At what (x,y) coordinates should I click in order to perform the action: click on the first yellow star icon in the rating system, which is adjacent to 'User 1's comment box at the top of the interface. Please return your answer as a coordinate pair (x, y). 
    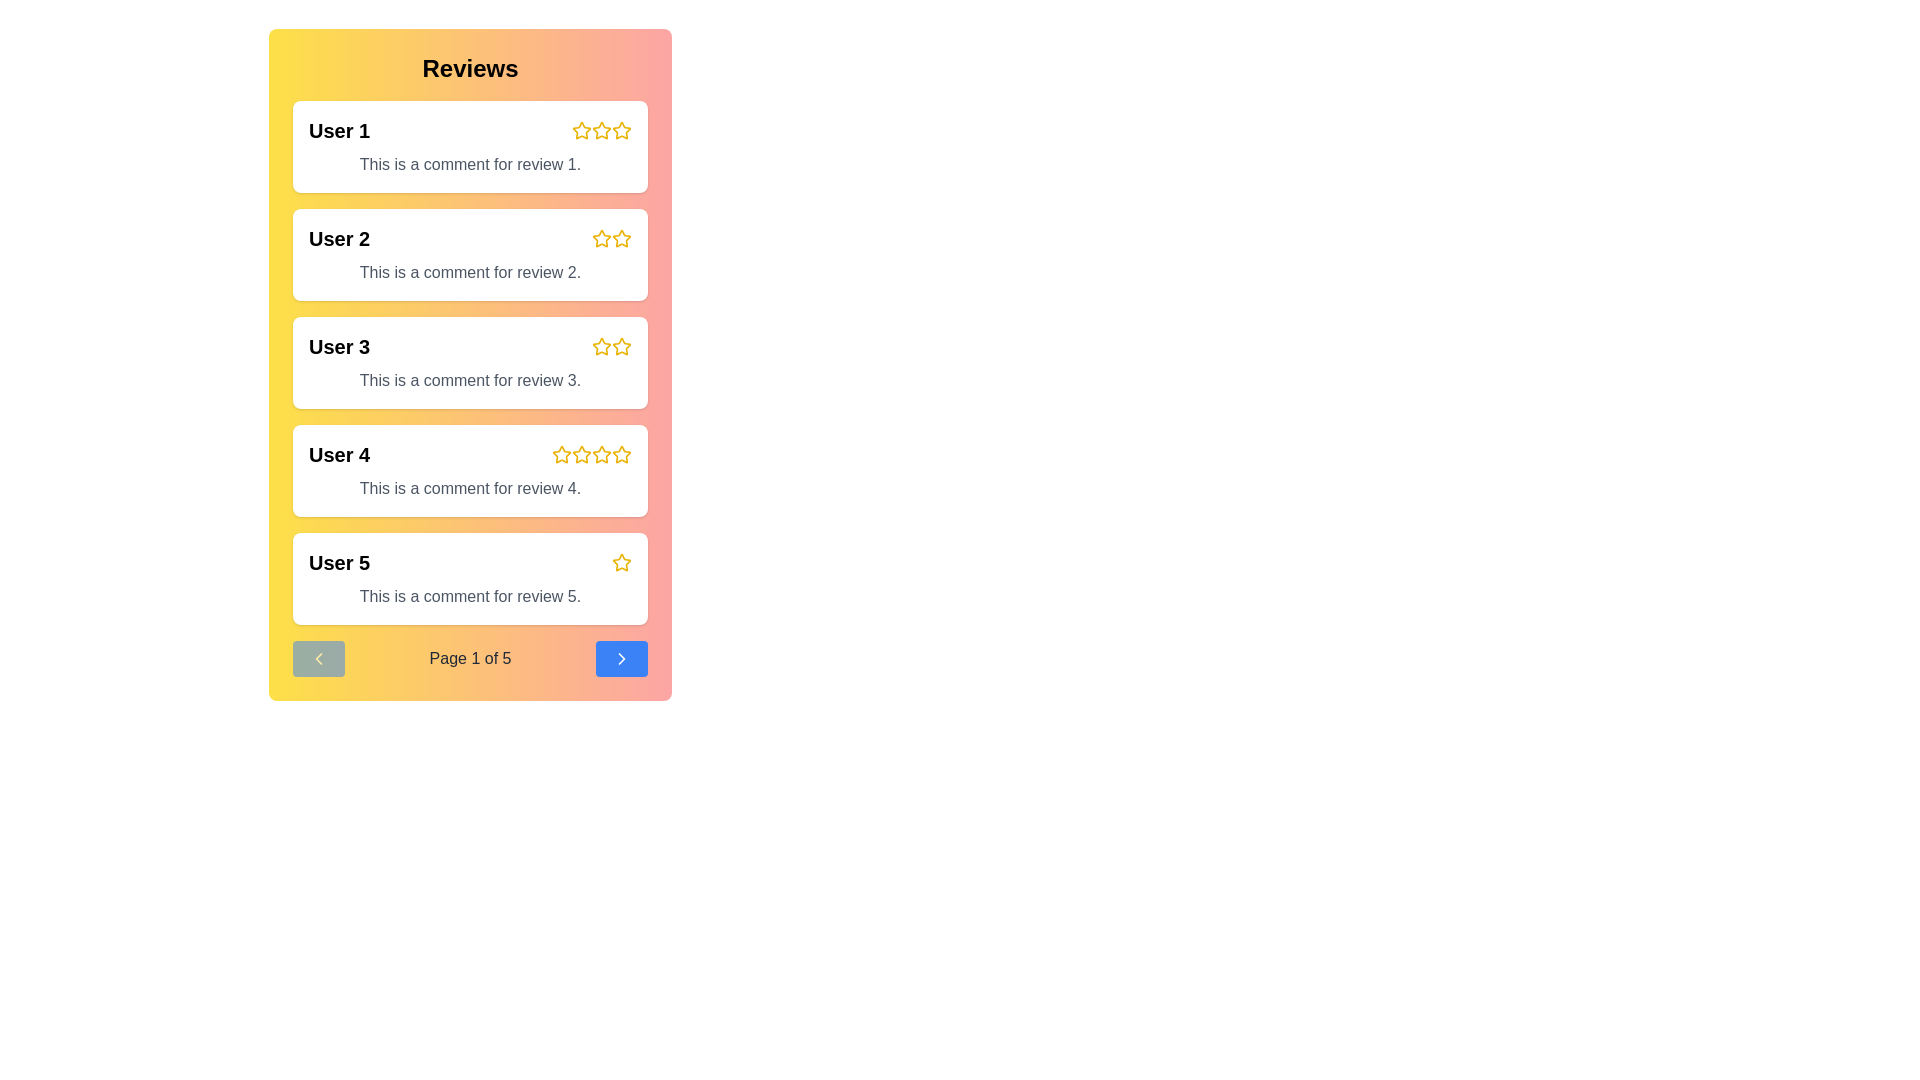
    Looking at the image, I should click on (600, 130).